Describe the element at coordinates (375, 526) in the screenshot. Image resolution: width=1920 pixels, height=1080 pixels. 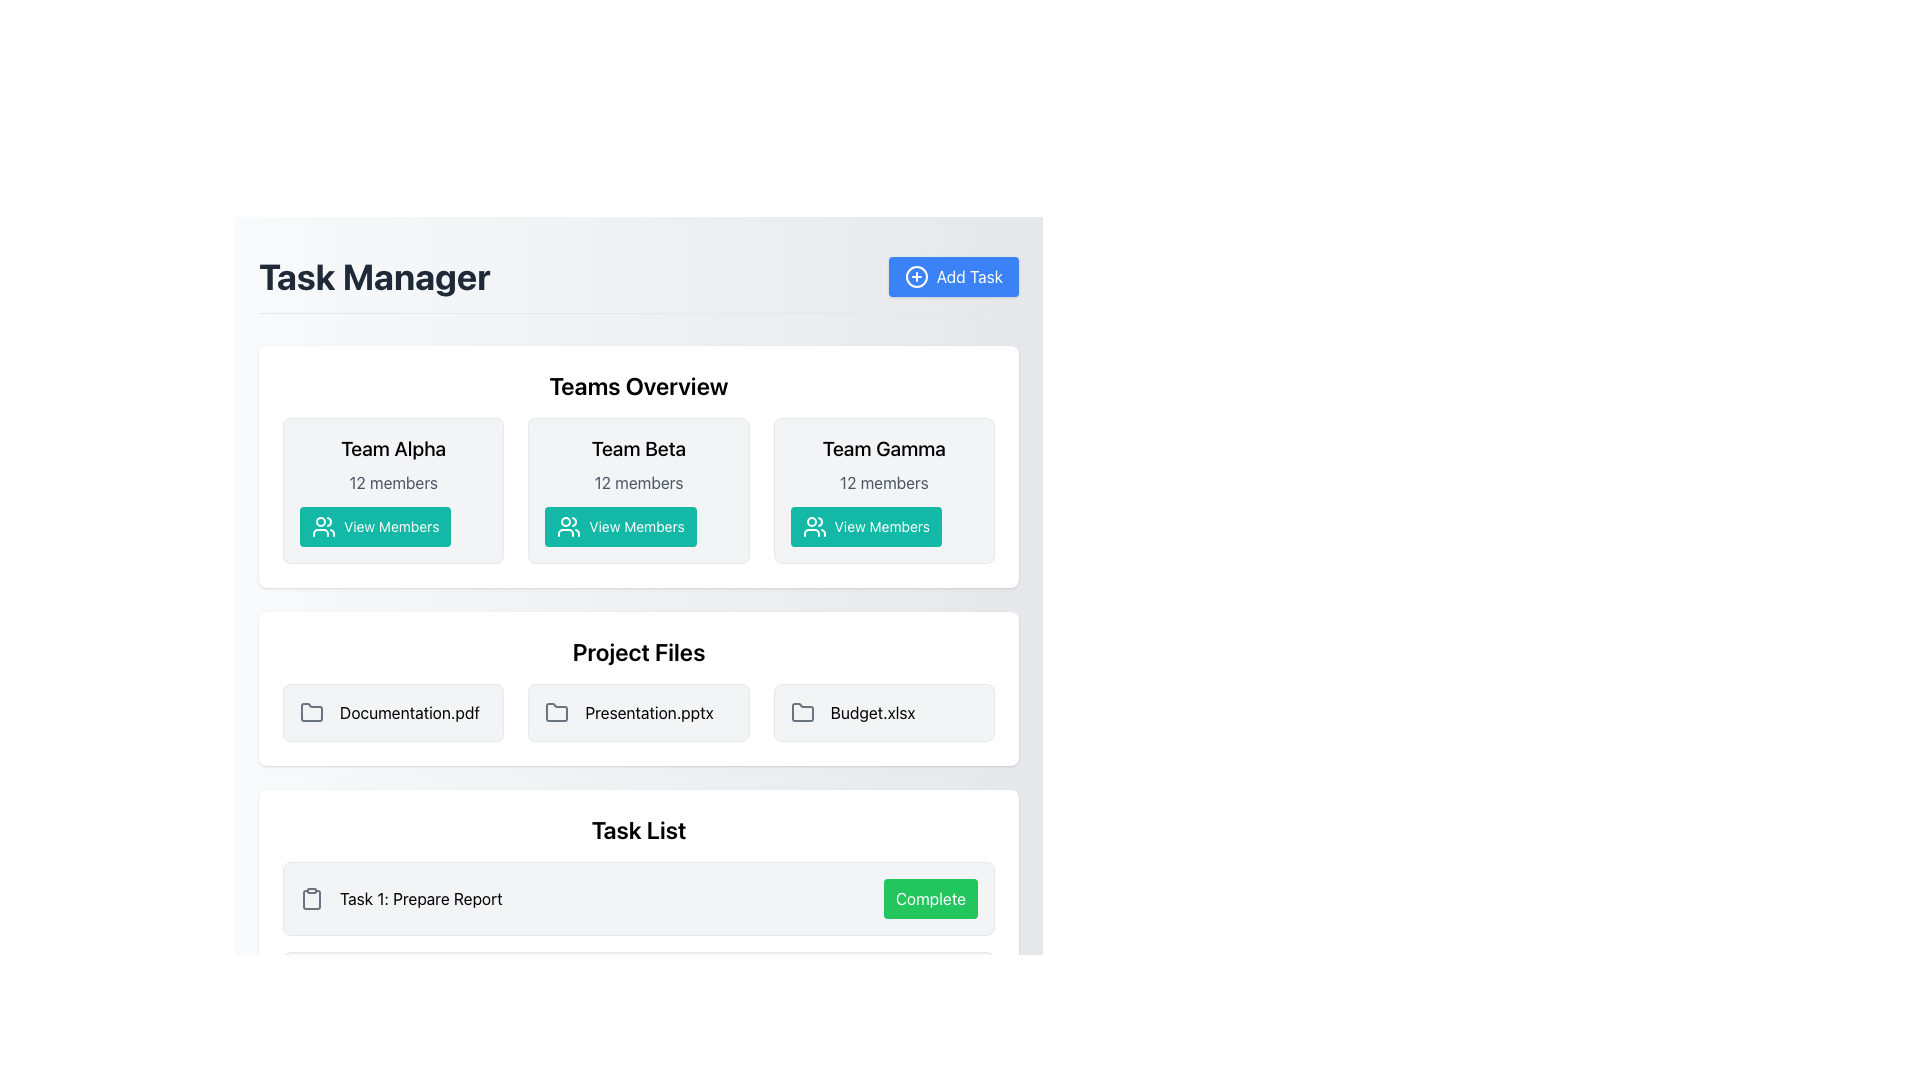
I see `the button located in the 'Teams Overview' section under the 'Team Alpha' card` at that location.